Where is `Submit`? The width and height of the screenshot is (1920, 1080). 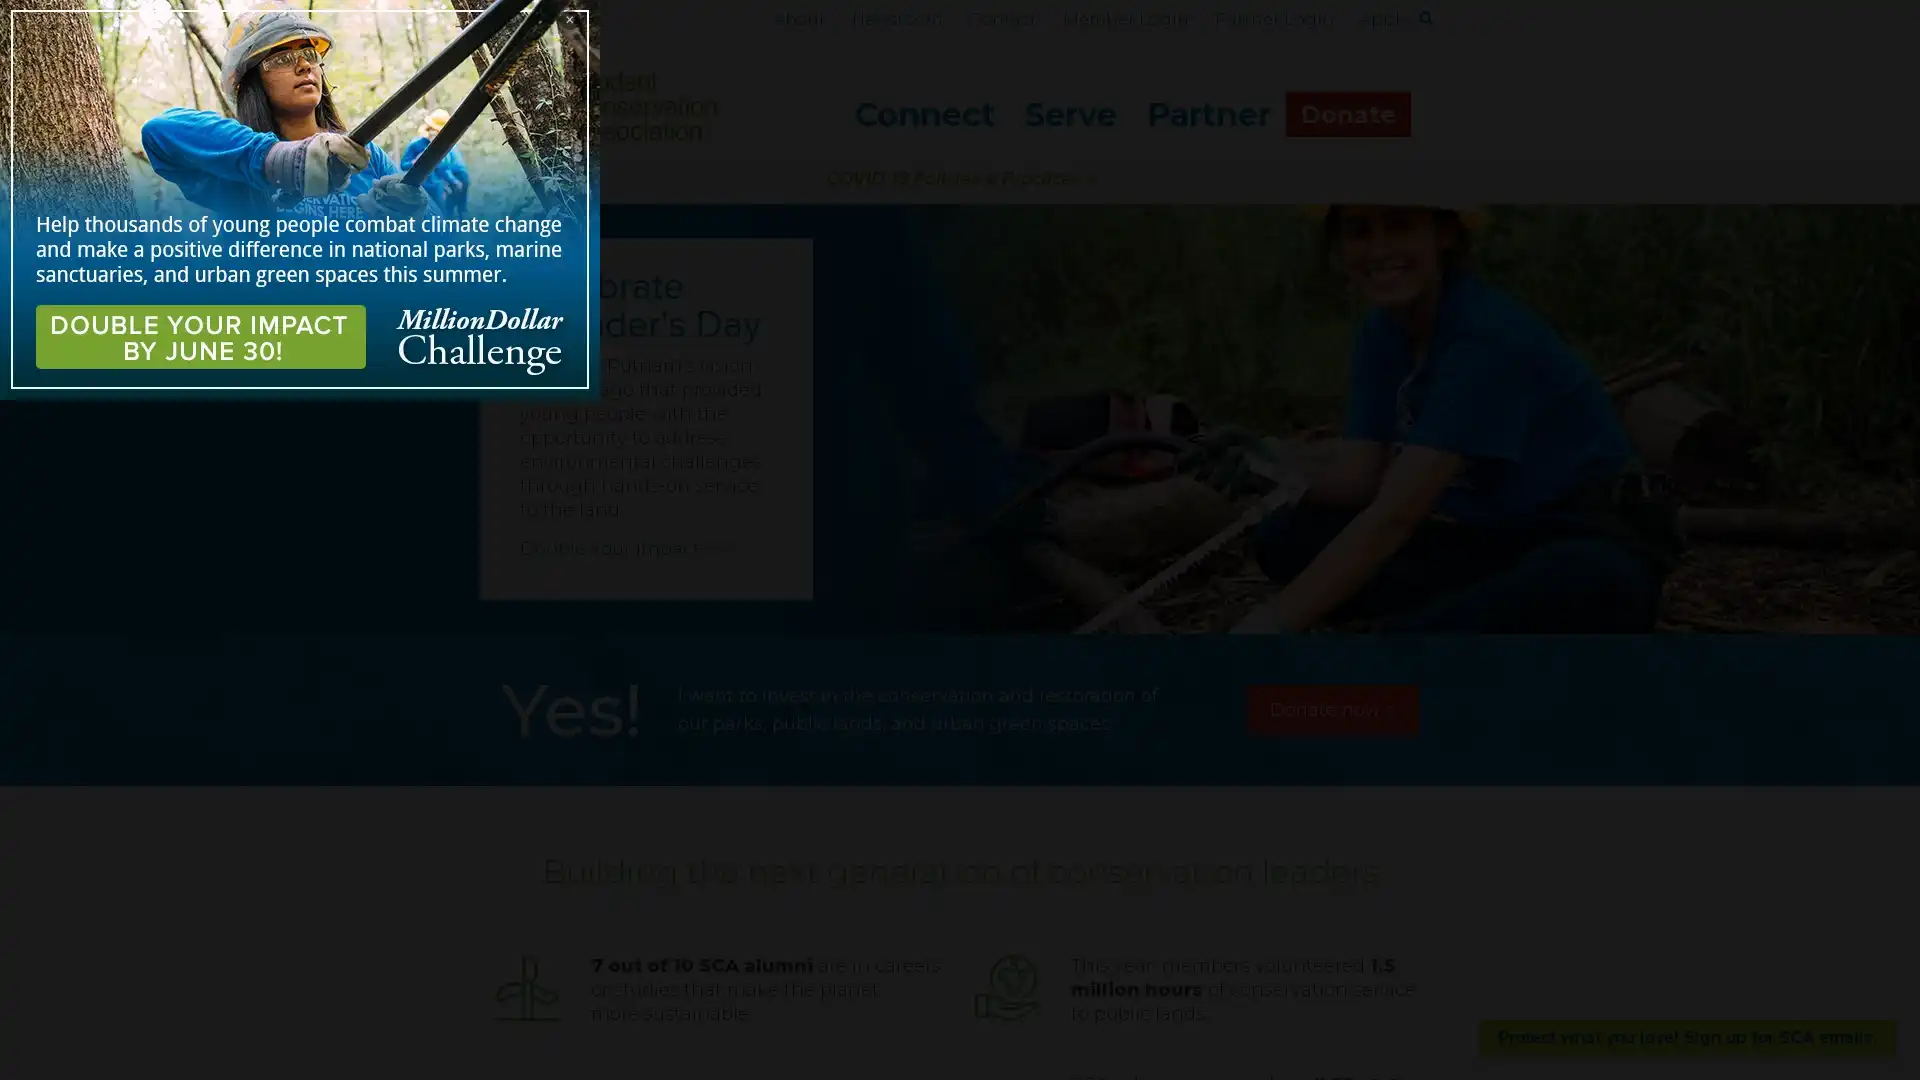
Submit is located at coordinates (1413, 56).